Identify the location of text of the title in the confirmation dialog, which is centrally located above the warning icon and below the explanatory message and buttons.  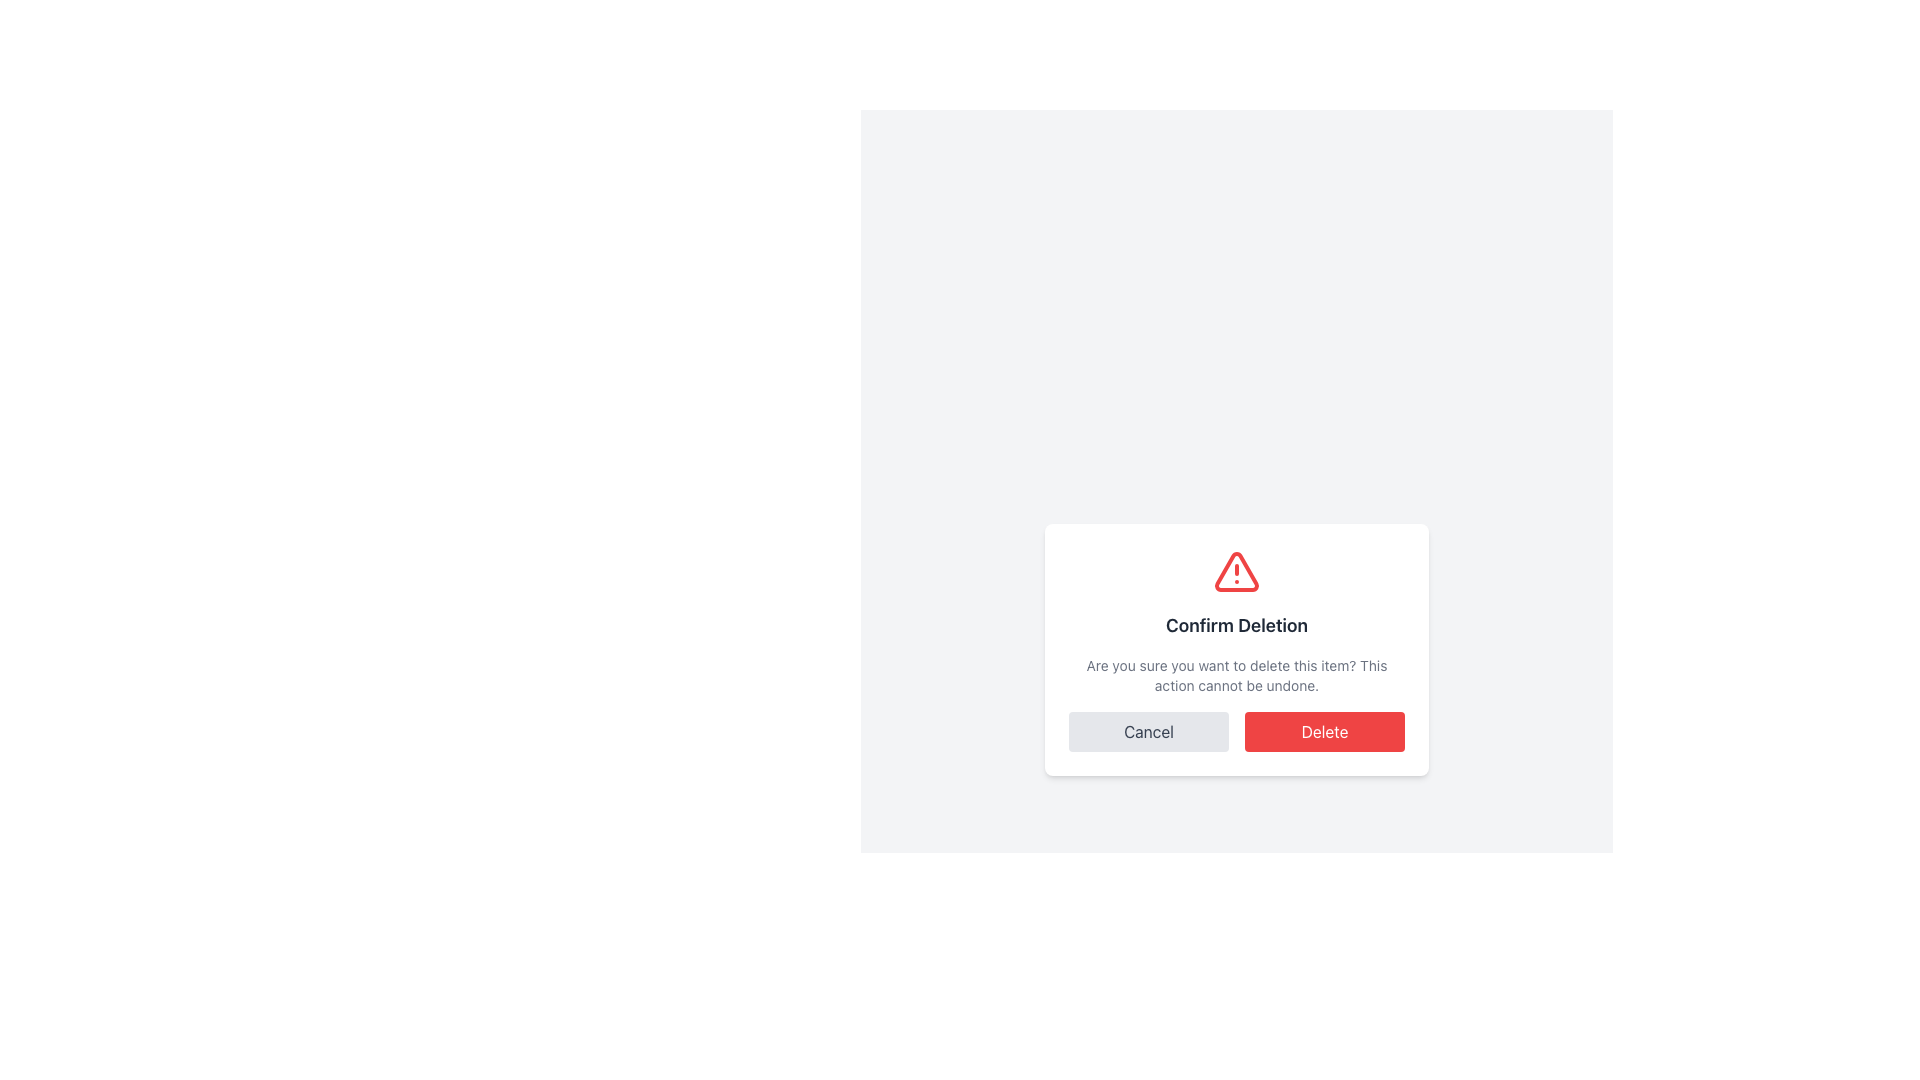
(1236, 624).